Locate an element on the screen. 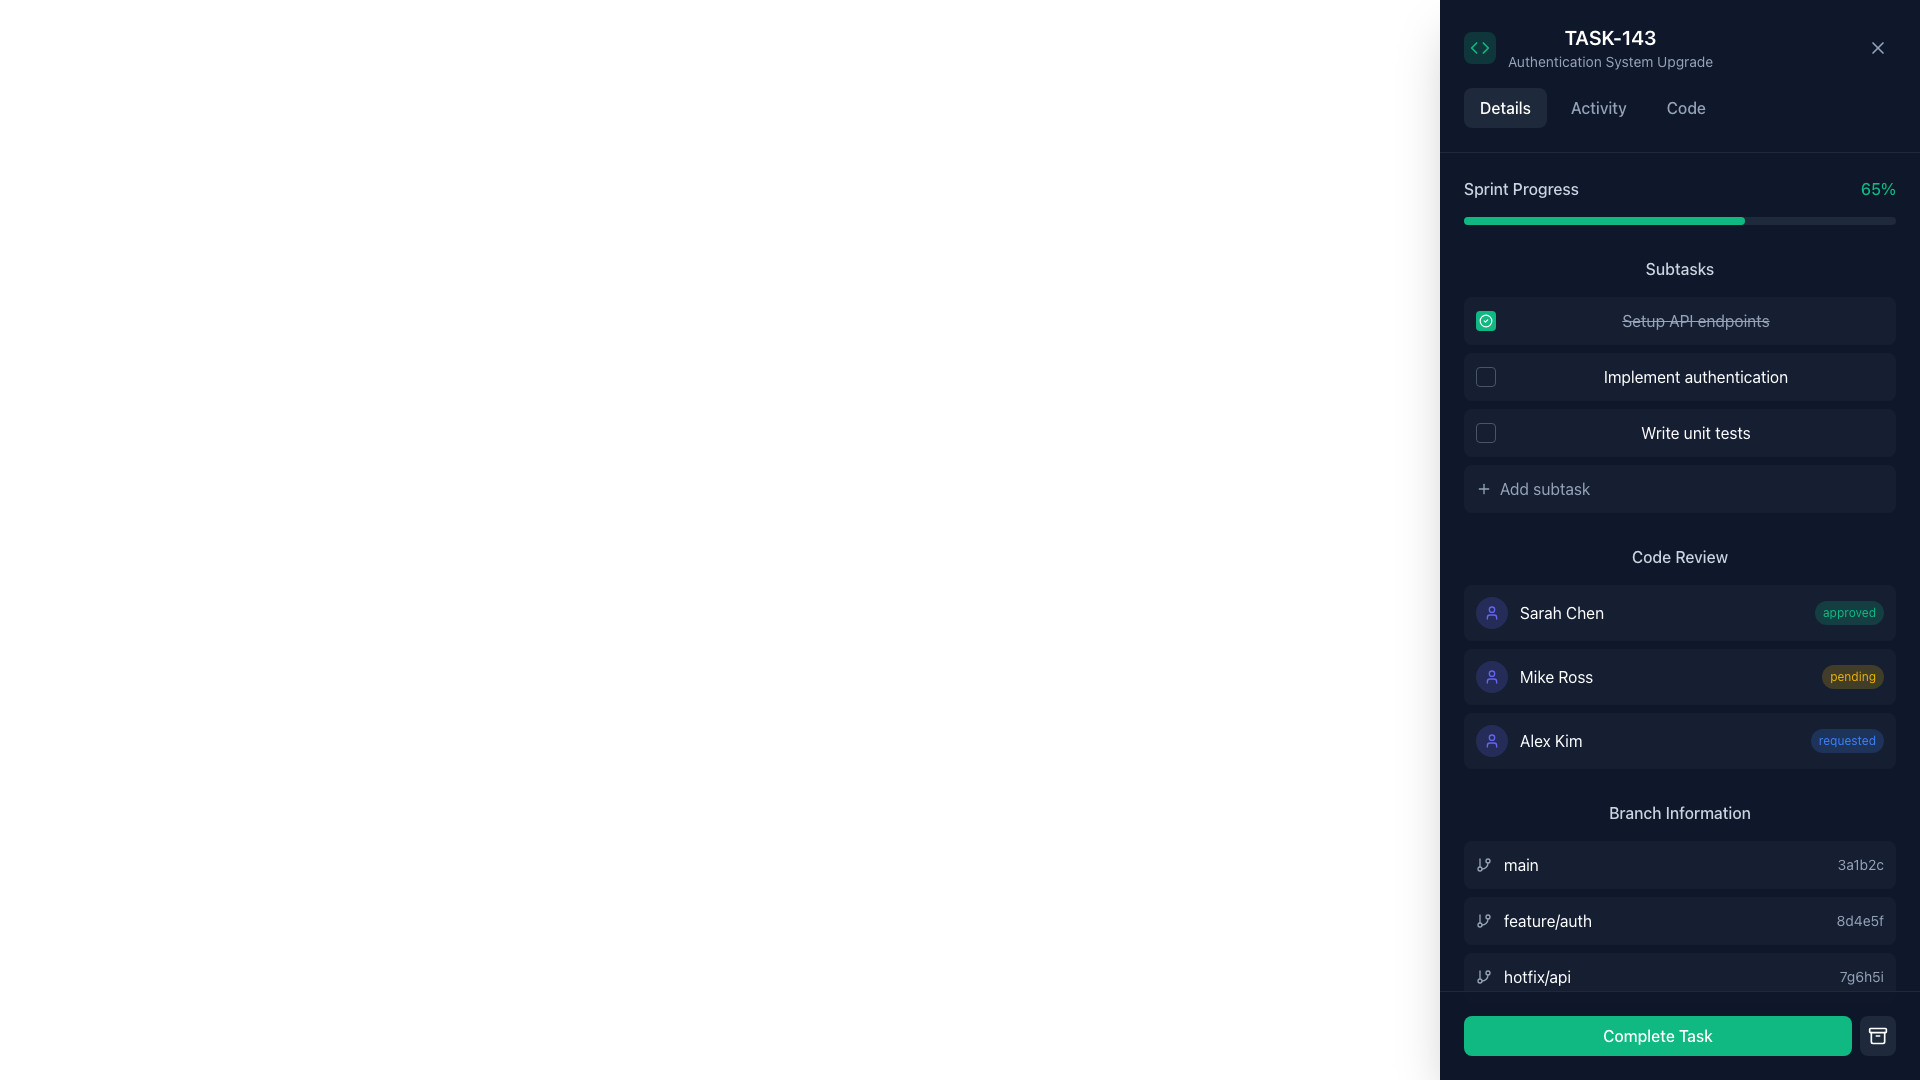 The width and height of the screenshot is (1920, 1080). the text label displaying 'Implement authentication', which is positioned below 'Setup API endpoints' and above 'Write unit tests' in the subtasks section is located at coordinates (1694, 377).